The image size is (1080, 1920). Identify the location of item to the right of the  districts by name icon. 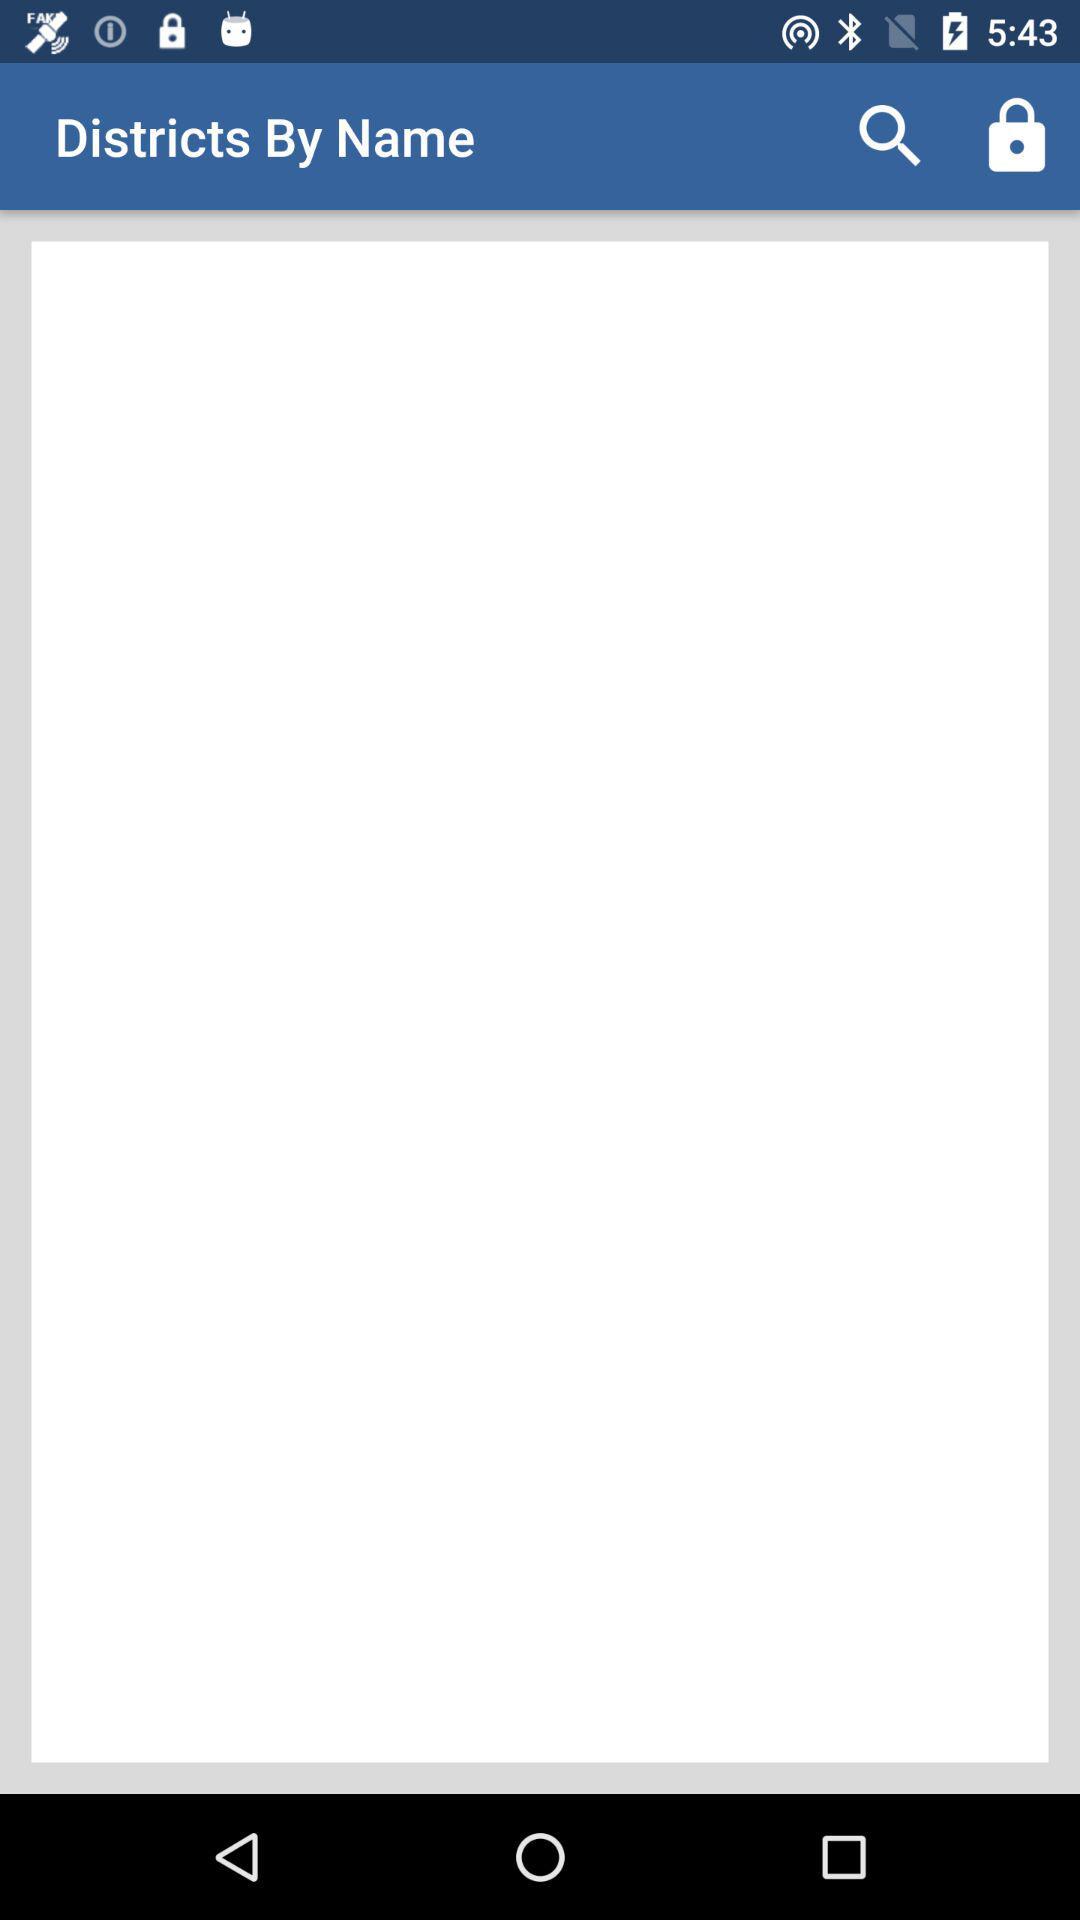
(890, 135).